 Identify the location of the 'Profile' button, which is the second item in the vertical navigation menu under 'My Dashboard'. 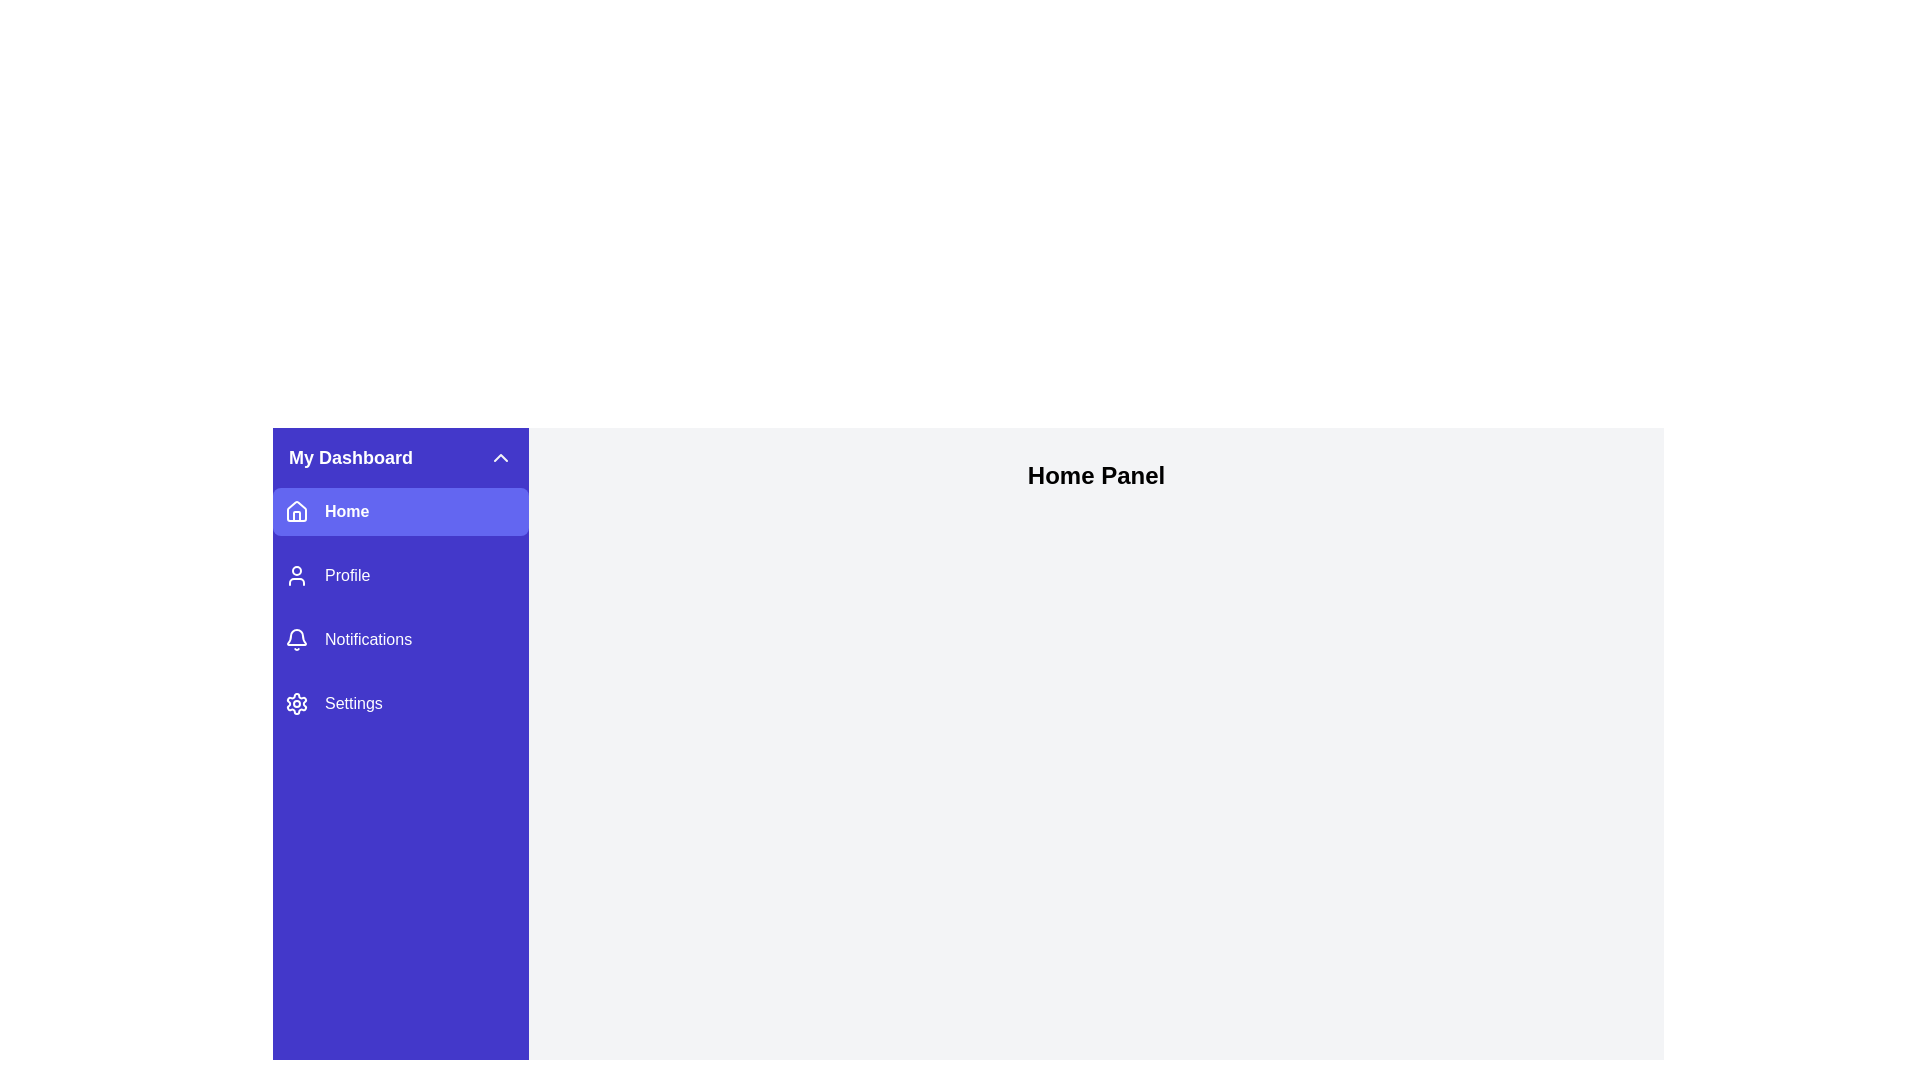
(400, 575).